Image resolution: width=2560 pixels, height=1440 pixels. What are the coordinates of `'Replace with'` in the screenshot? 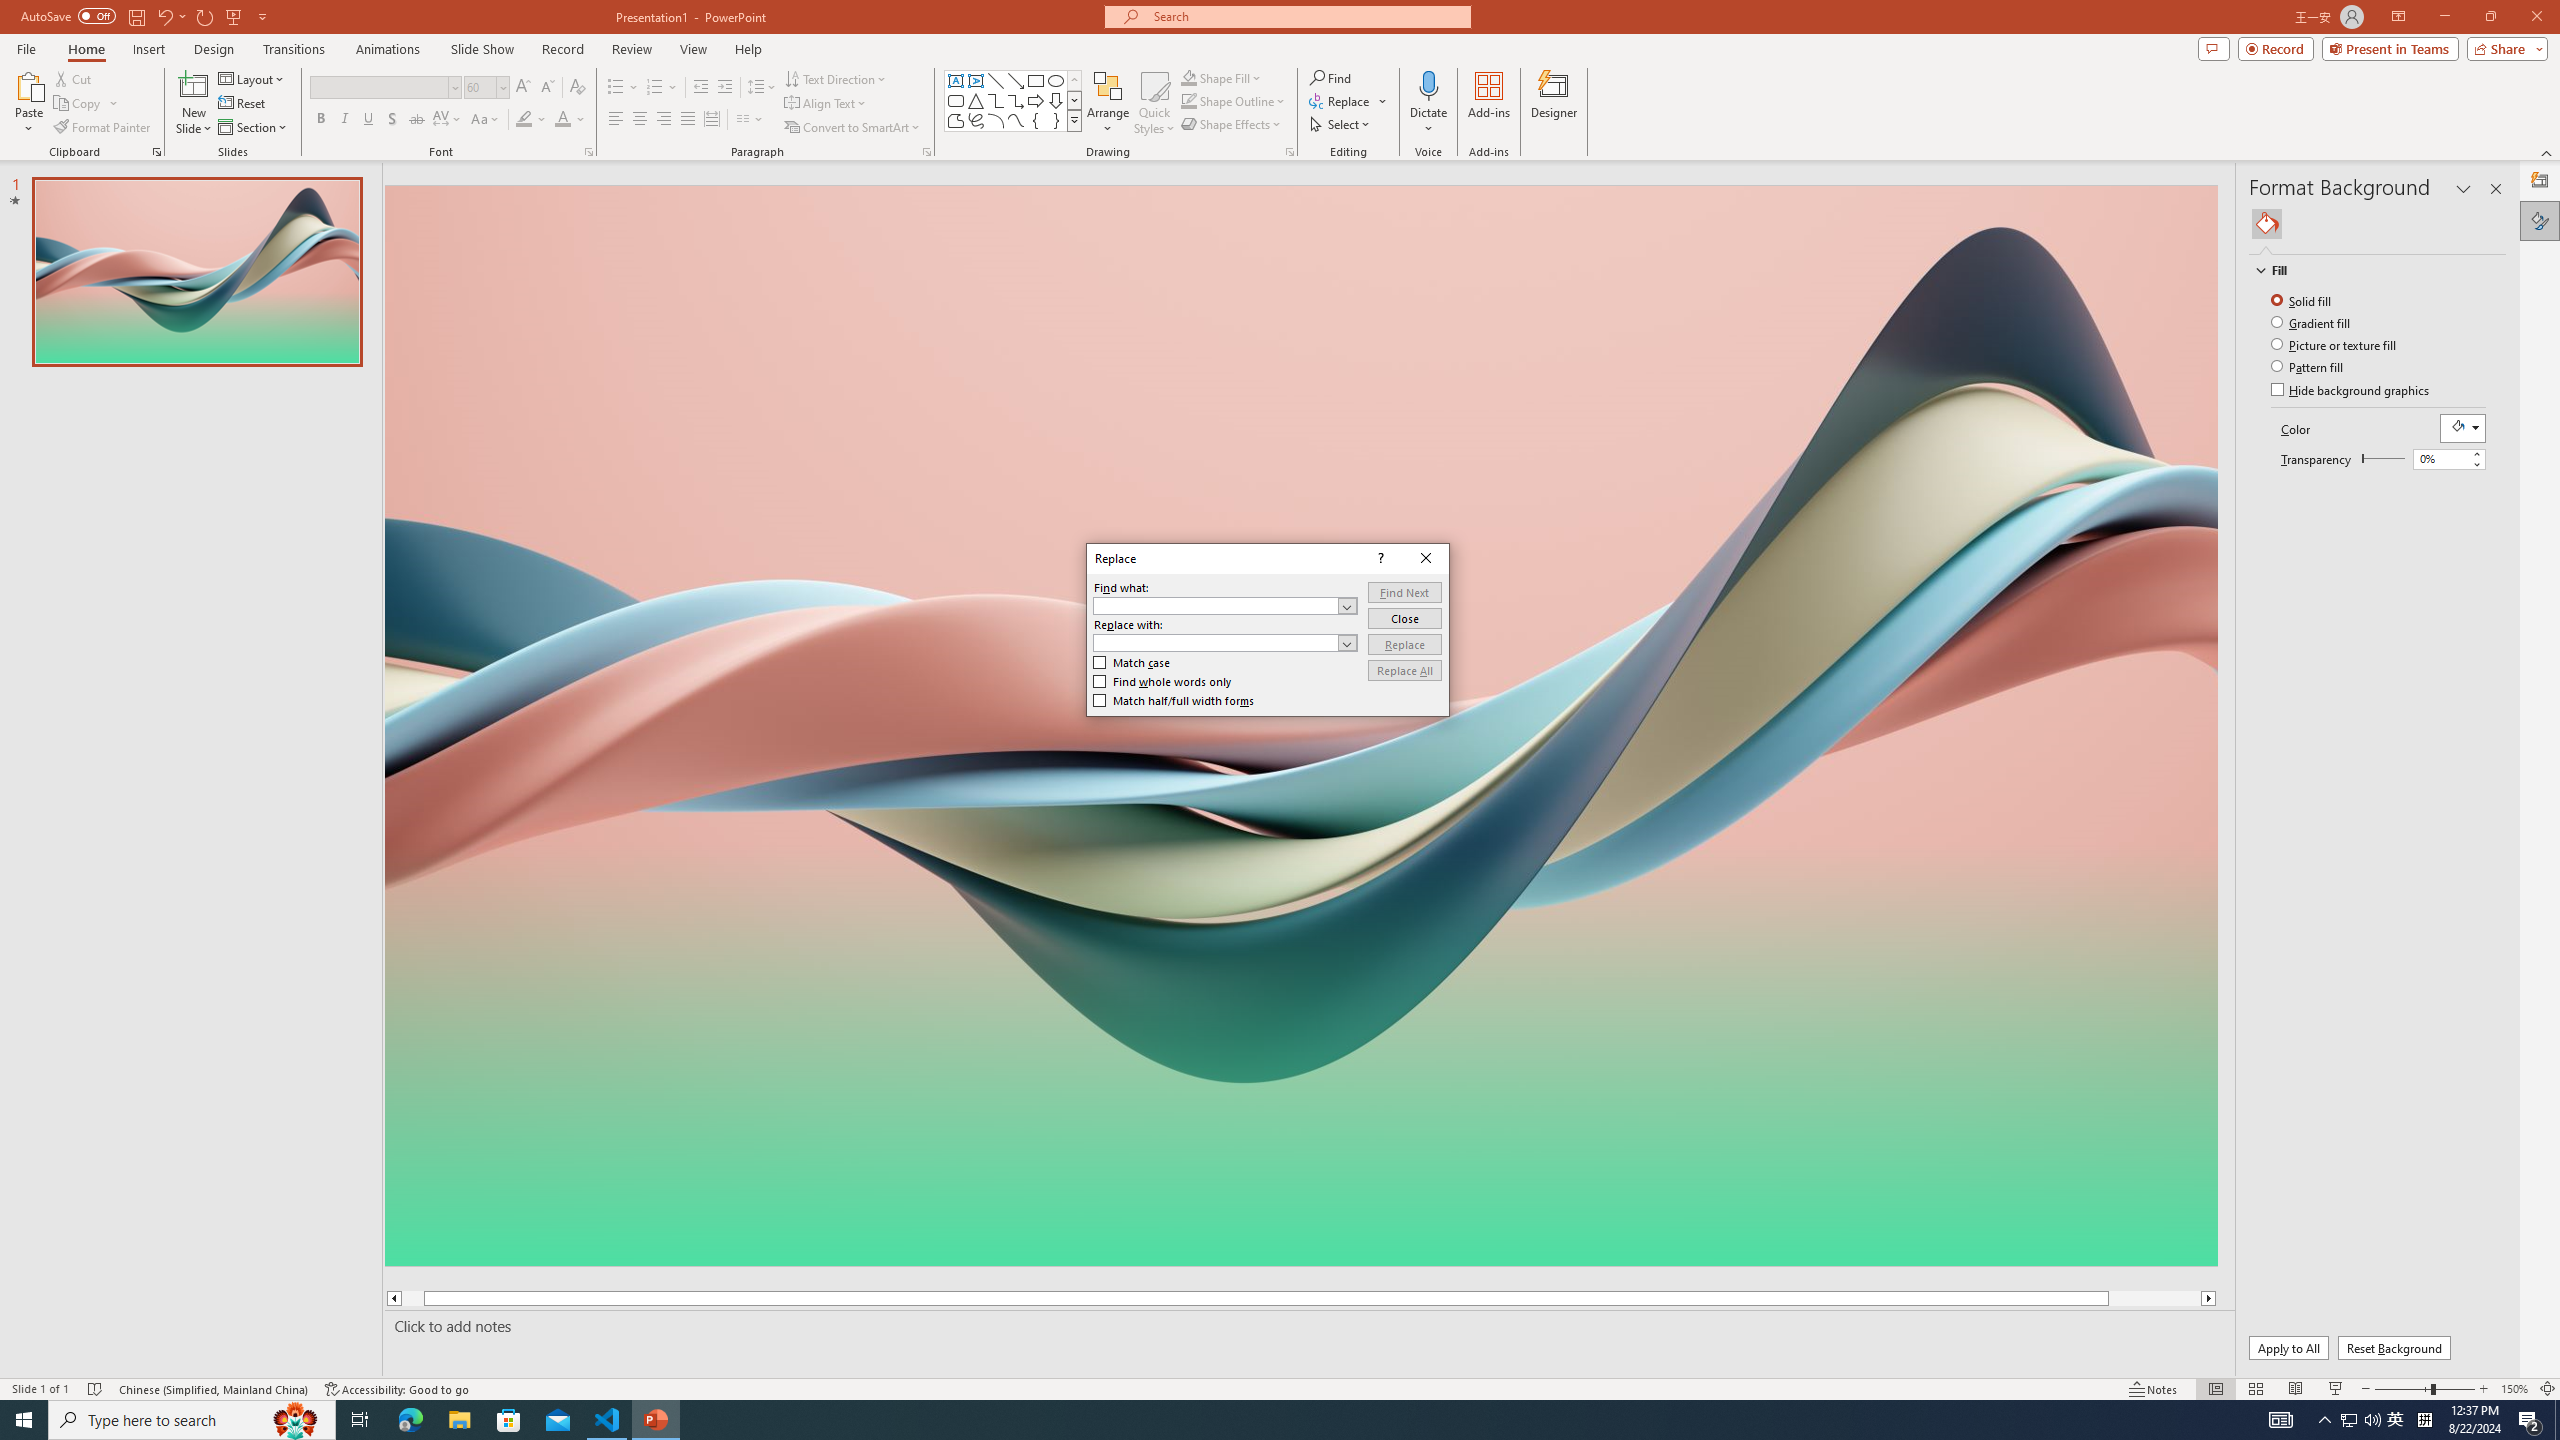 It's located at (1223, 642).